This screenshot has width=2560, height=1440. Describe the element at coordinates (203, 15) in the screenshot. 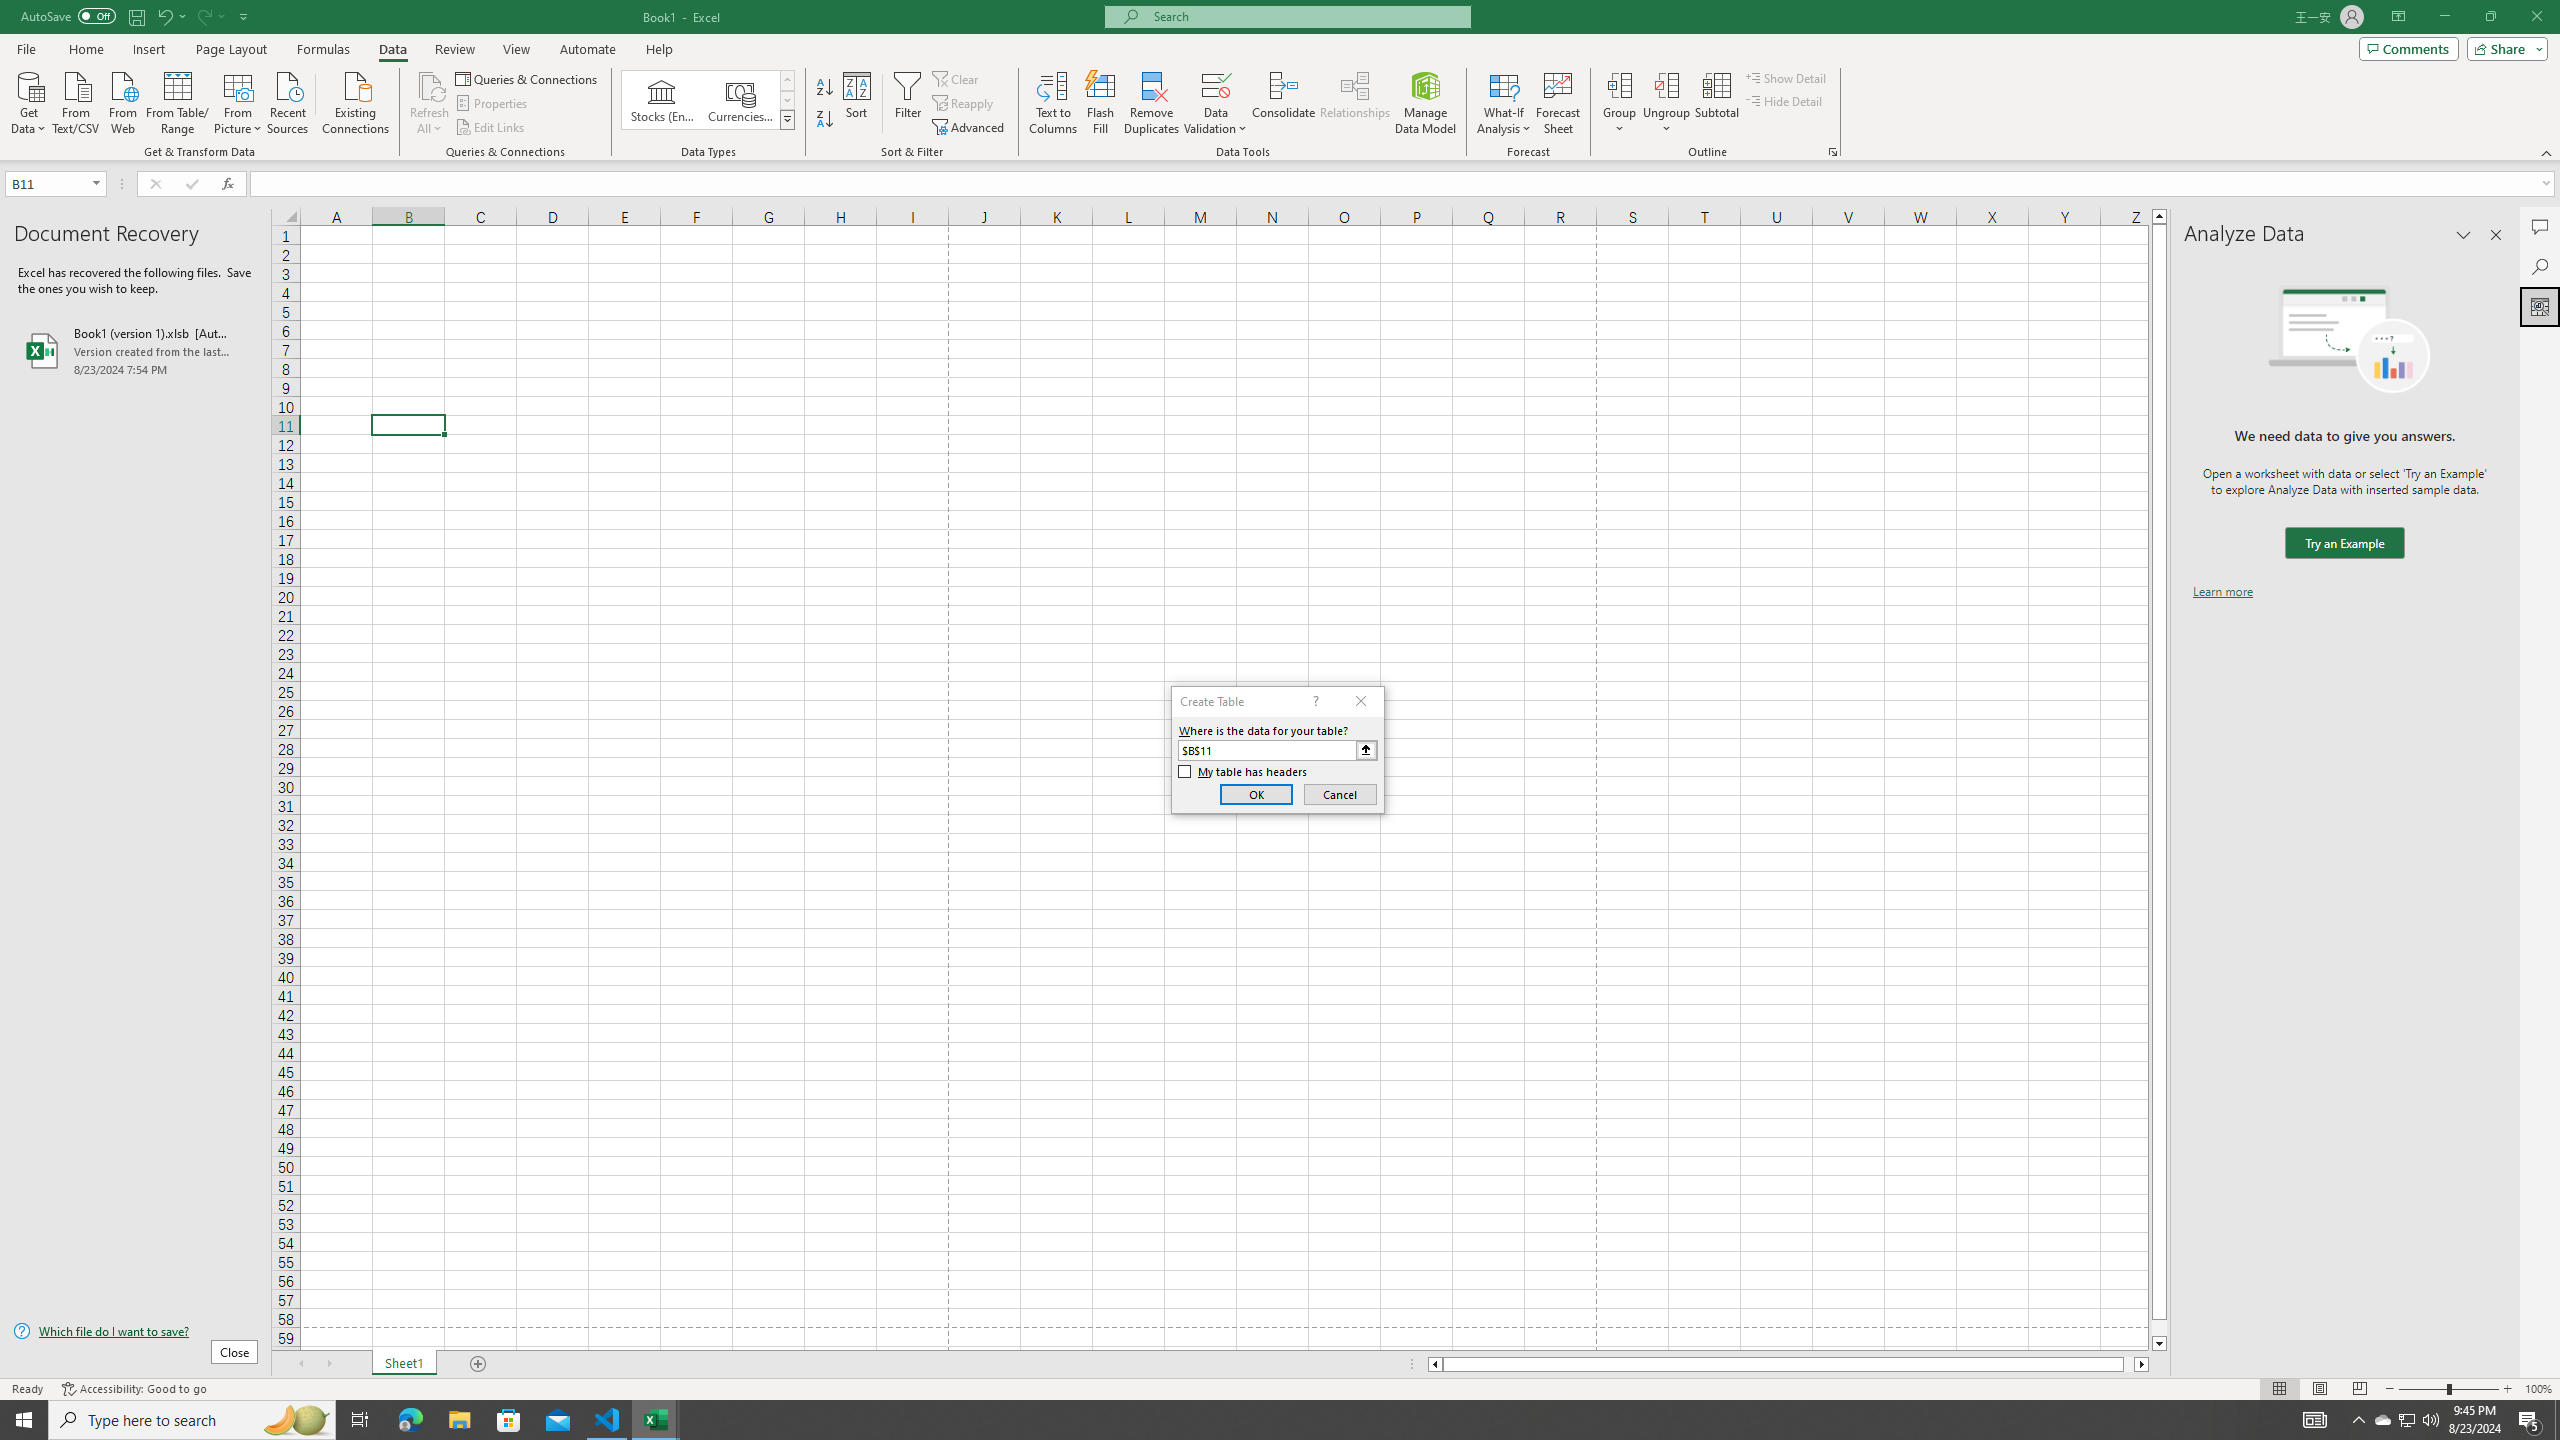

I see `'Redo'` at that location.